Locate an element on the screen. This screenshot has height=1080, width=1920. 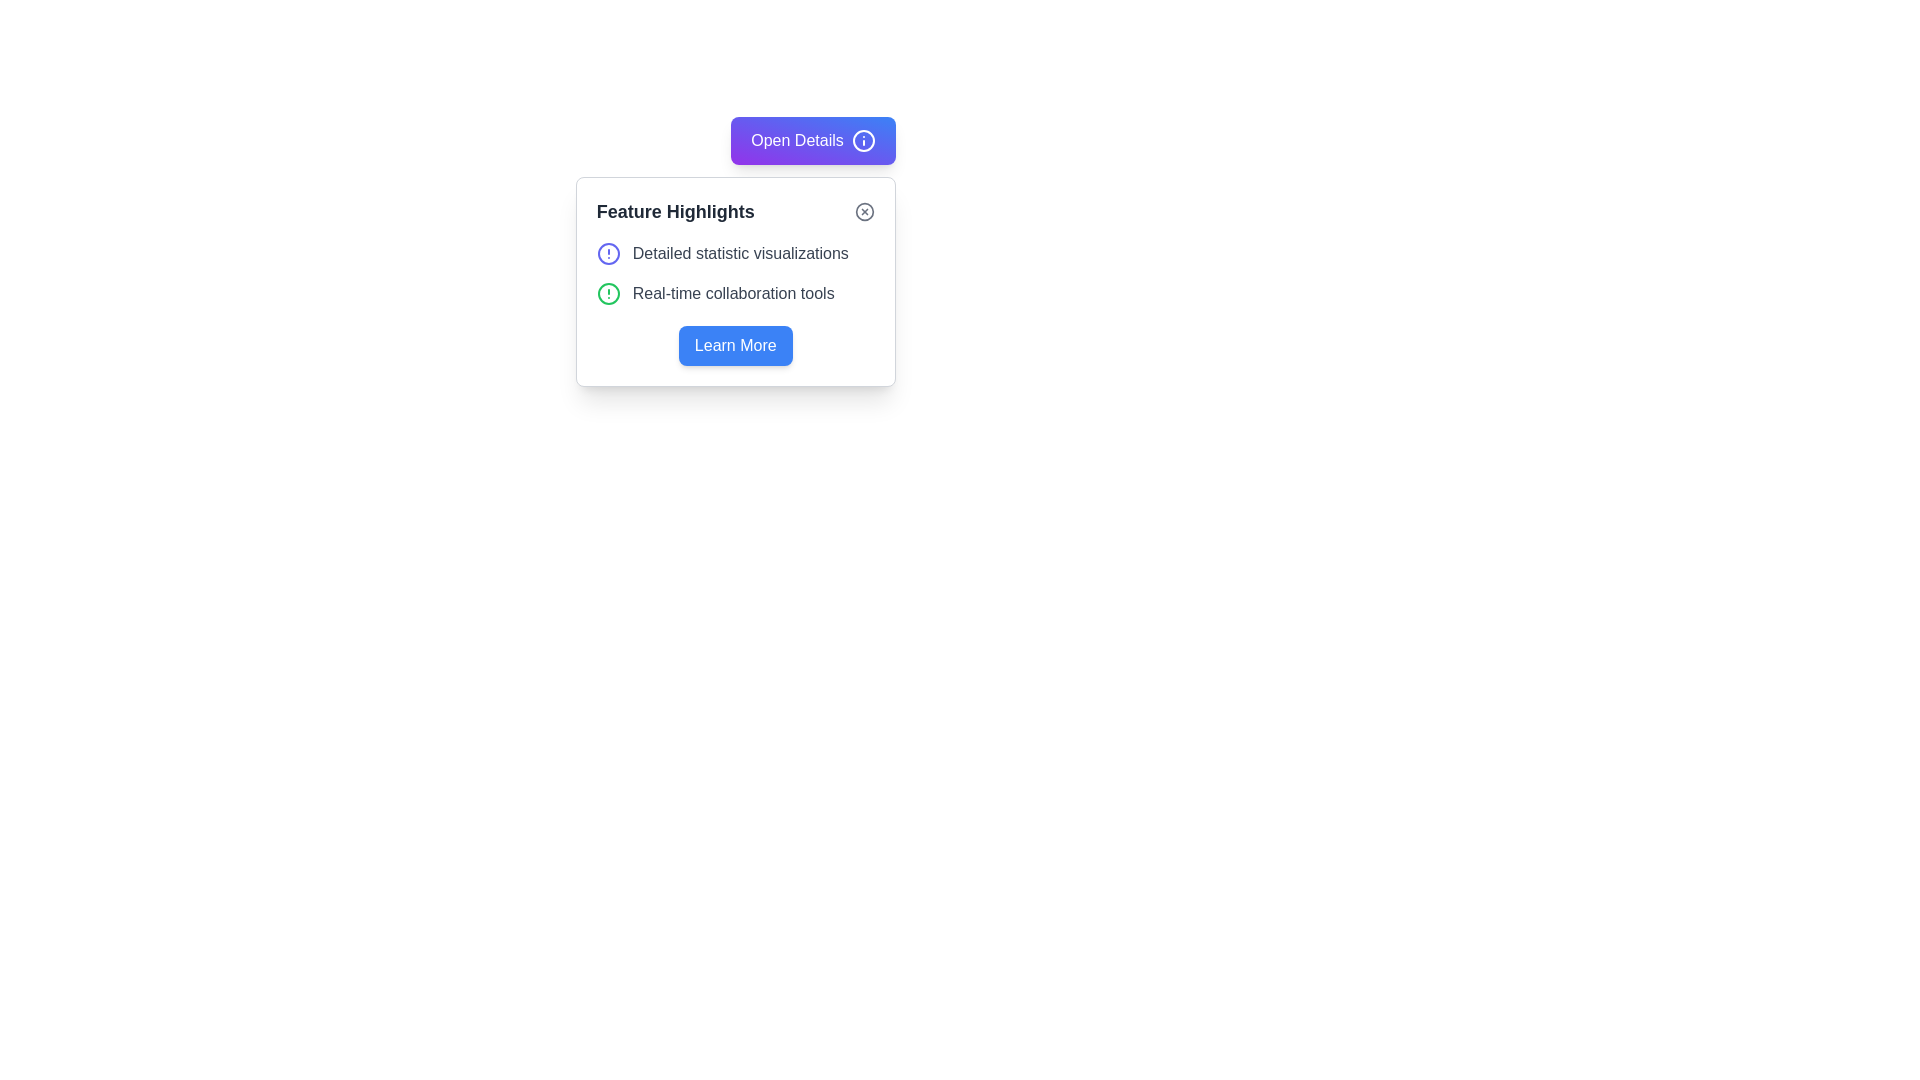
the graphical decoration within the icon located in the top-right corner of the 'Feature Highlights' section is located at coordinates (864, 212).